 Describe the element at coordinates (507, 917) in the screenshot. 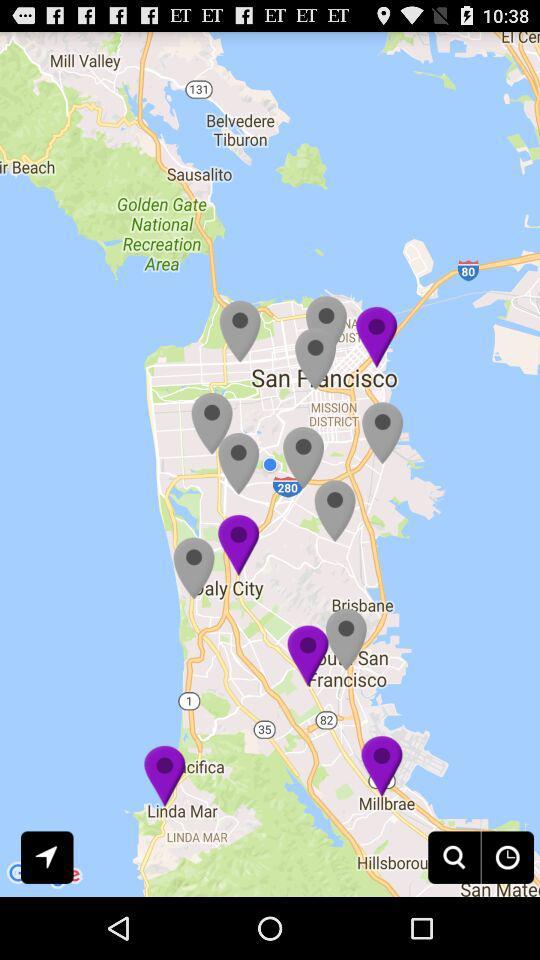

I see `the history icon` at that location.